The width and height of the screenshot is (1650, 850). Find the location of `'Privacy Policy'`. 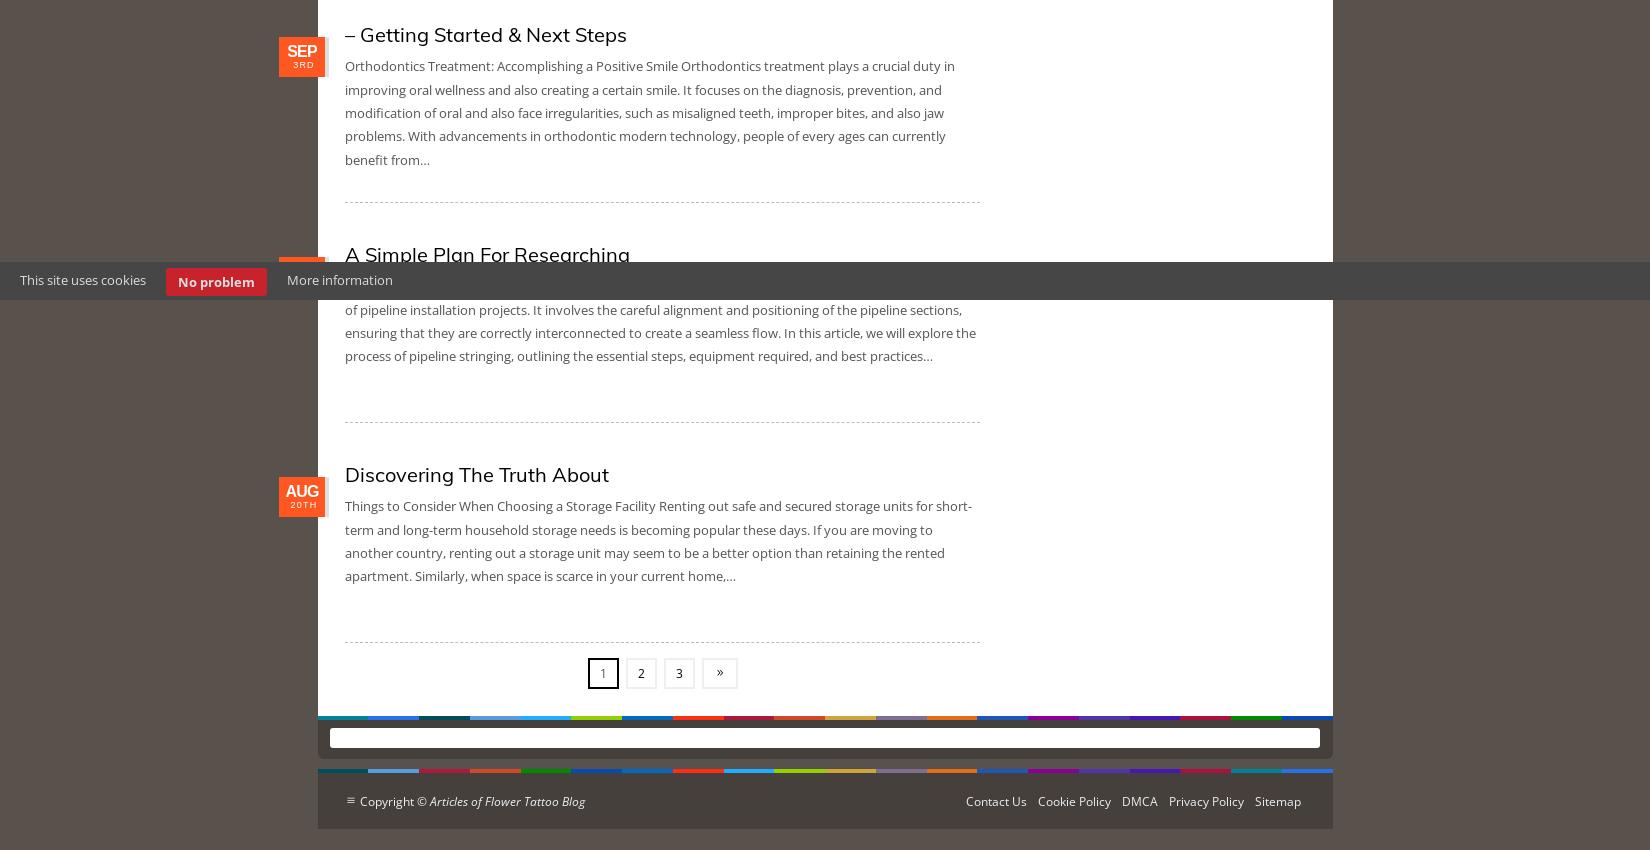

'Privacy Policy' is located at coordinates (1206, 800).